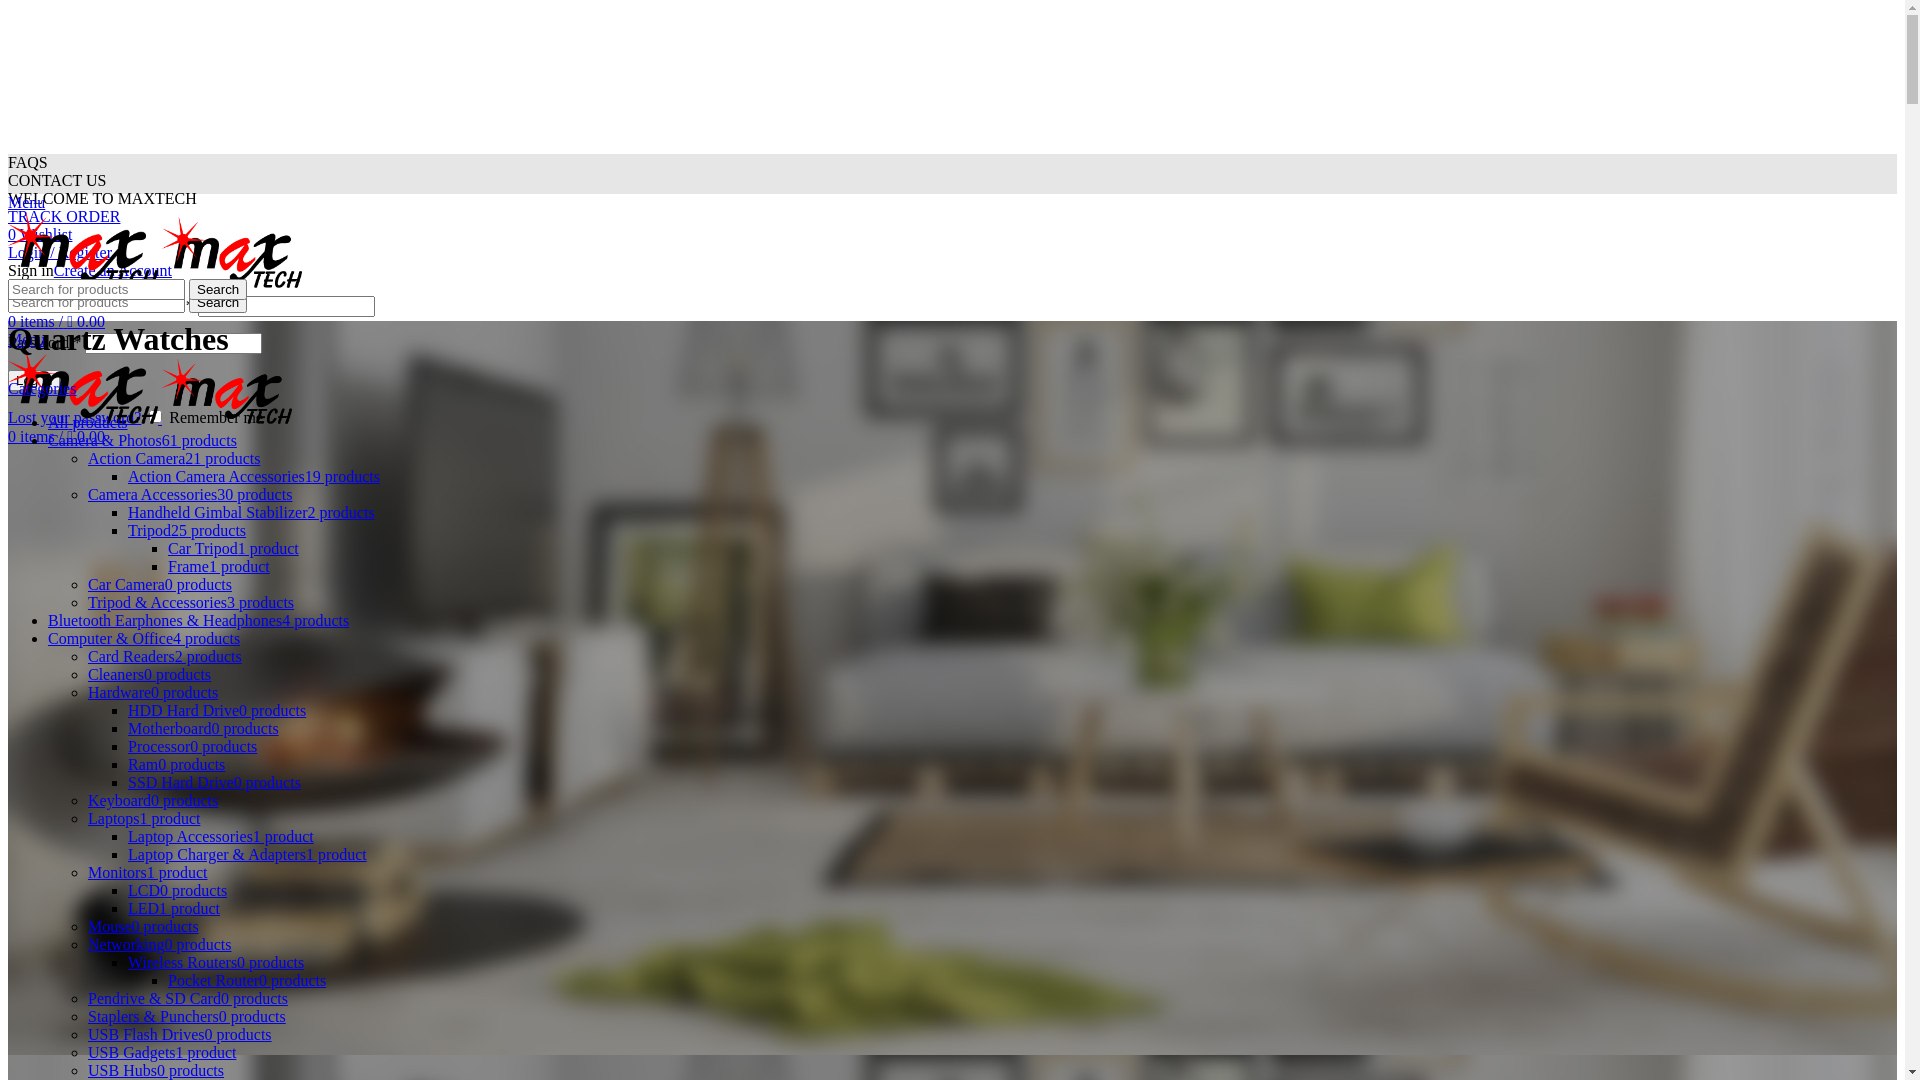  Describe the element at coordinates (187, 1016) in the screenshot. I see `'Staplers & Punchers0 products'` at that location.